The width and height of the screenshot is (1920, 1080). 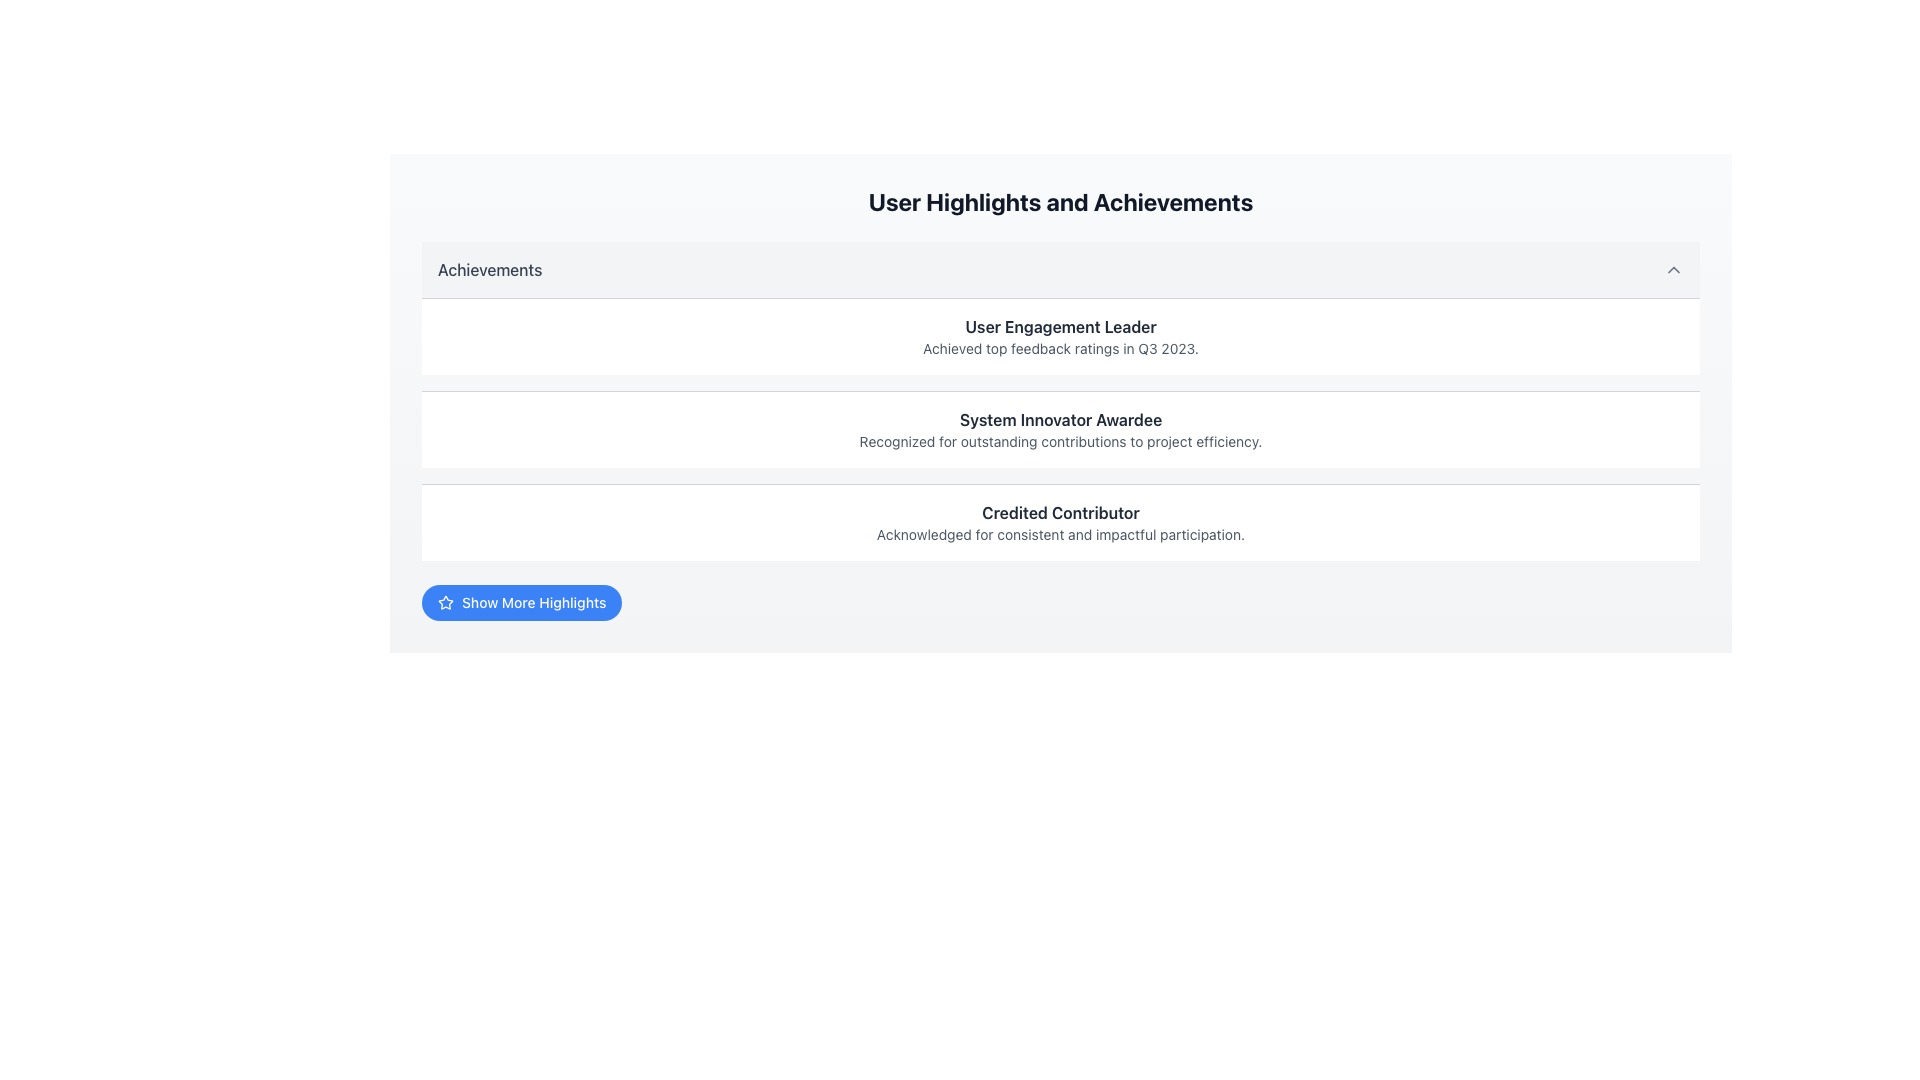 I want to click on the first informational card displaying a specific achievement or recognition detail in the 'User Highlights and Achievements' section, so click(x=1059, y=334).